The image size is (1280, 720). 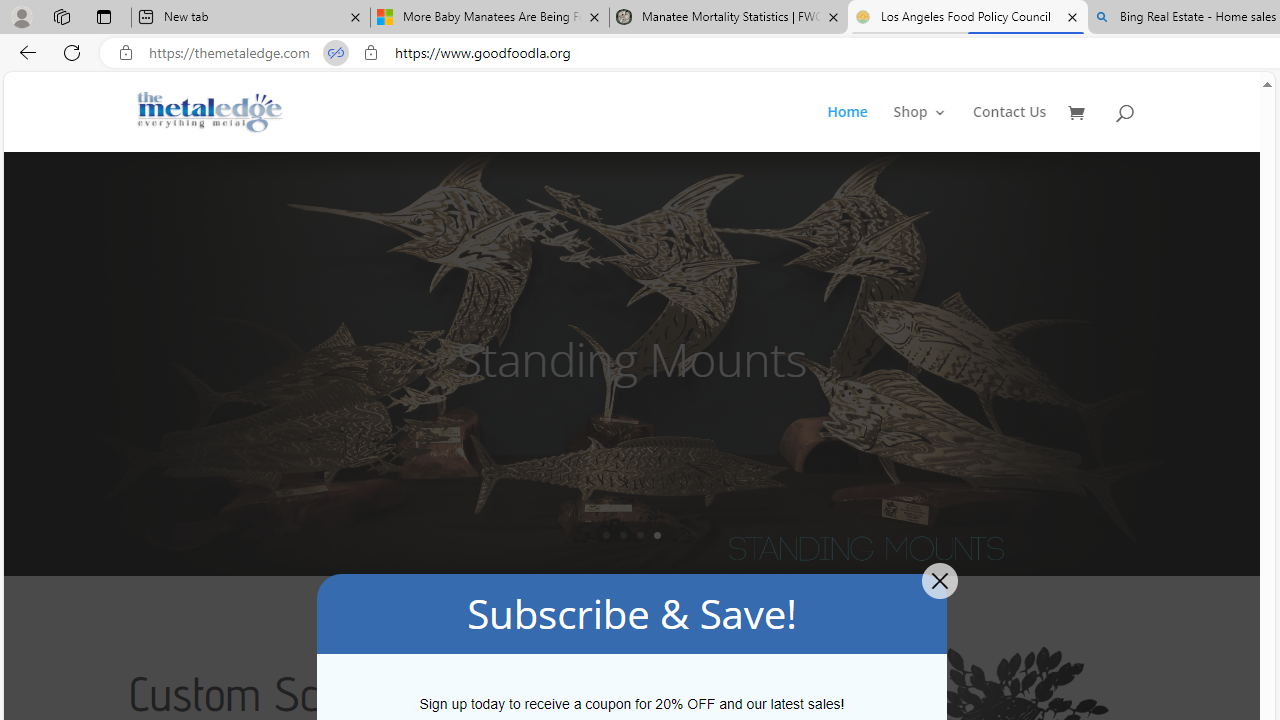 What do you see at coordinates (657, 534) in the screenshot?
I see `'4'` at bounding box center [657, 534].